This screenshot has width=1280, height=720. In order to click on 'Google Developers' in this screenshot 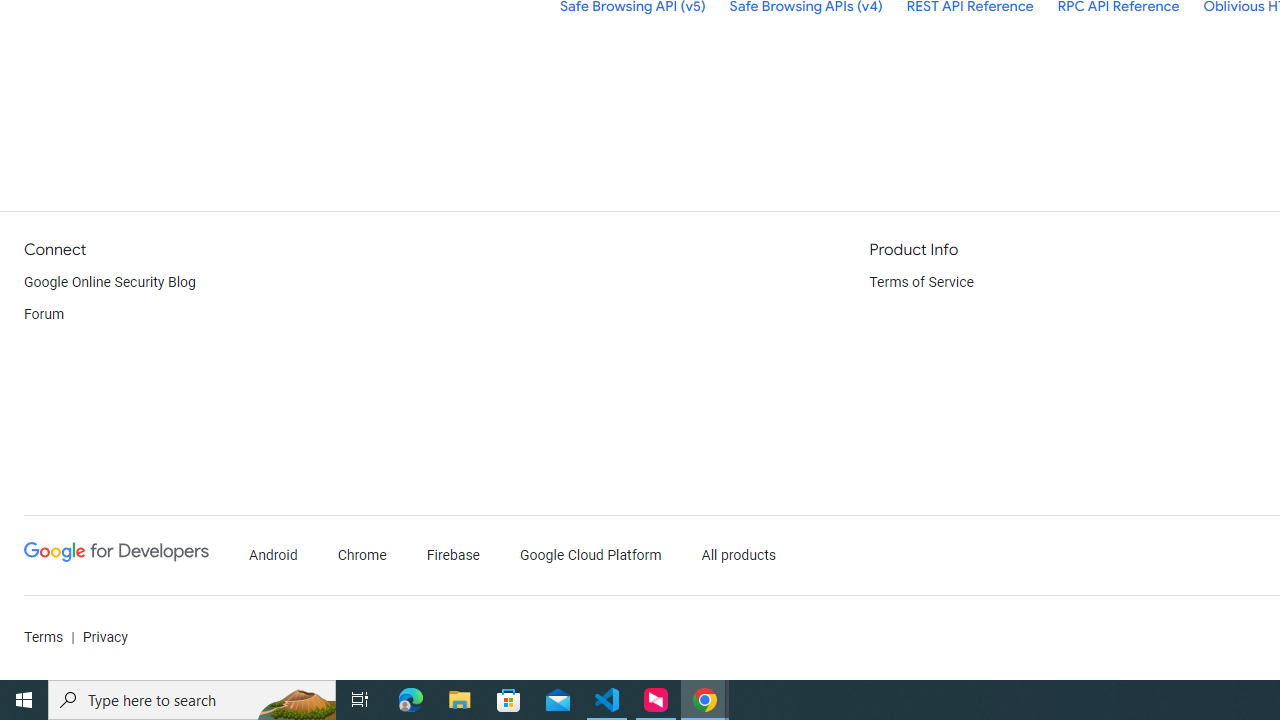, I will do `click(115, 555)`.